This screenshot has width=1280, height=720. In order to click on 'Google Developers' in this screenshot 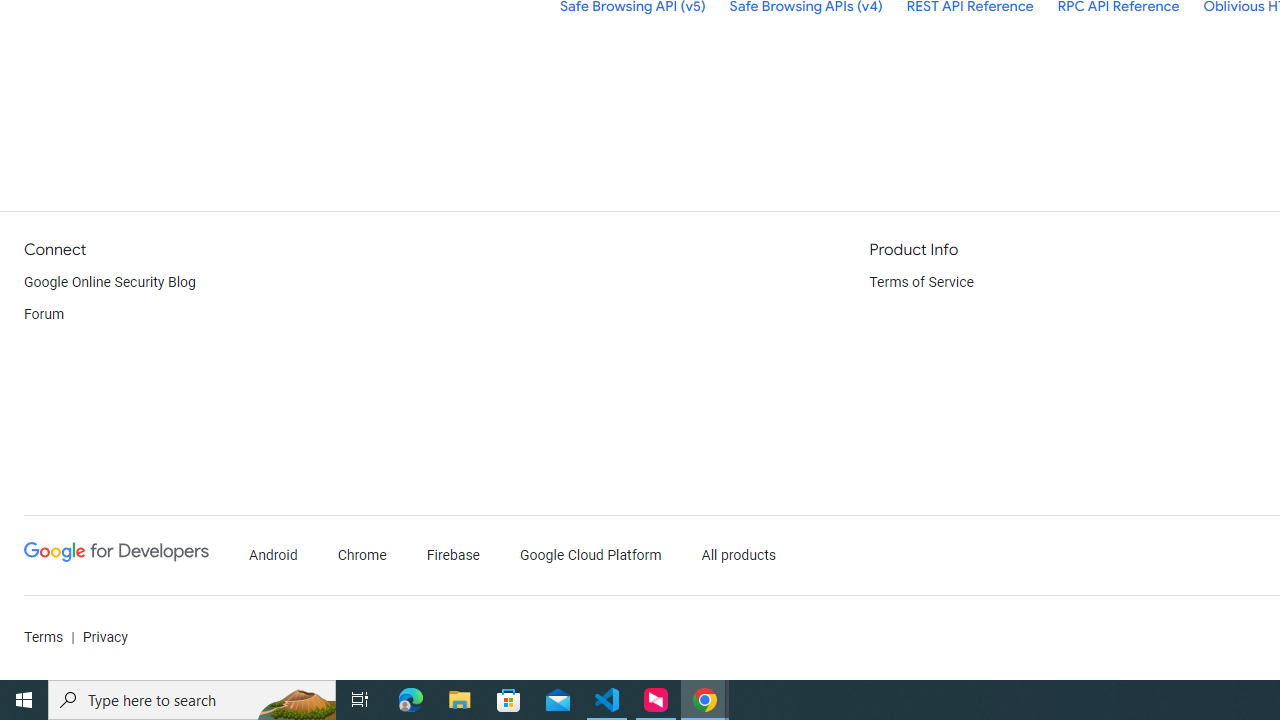, I will do `click(115, 555)`.